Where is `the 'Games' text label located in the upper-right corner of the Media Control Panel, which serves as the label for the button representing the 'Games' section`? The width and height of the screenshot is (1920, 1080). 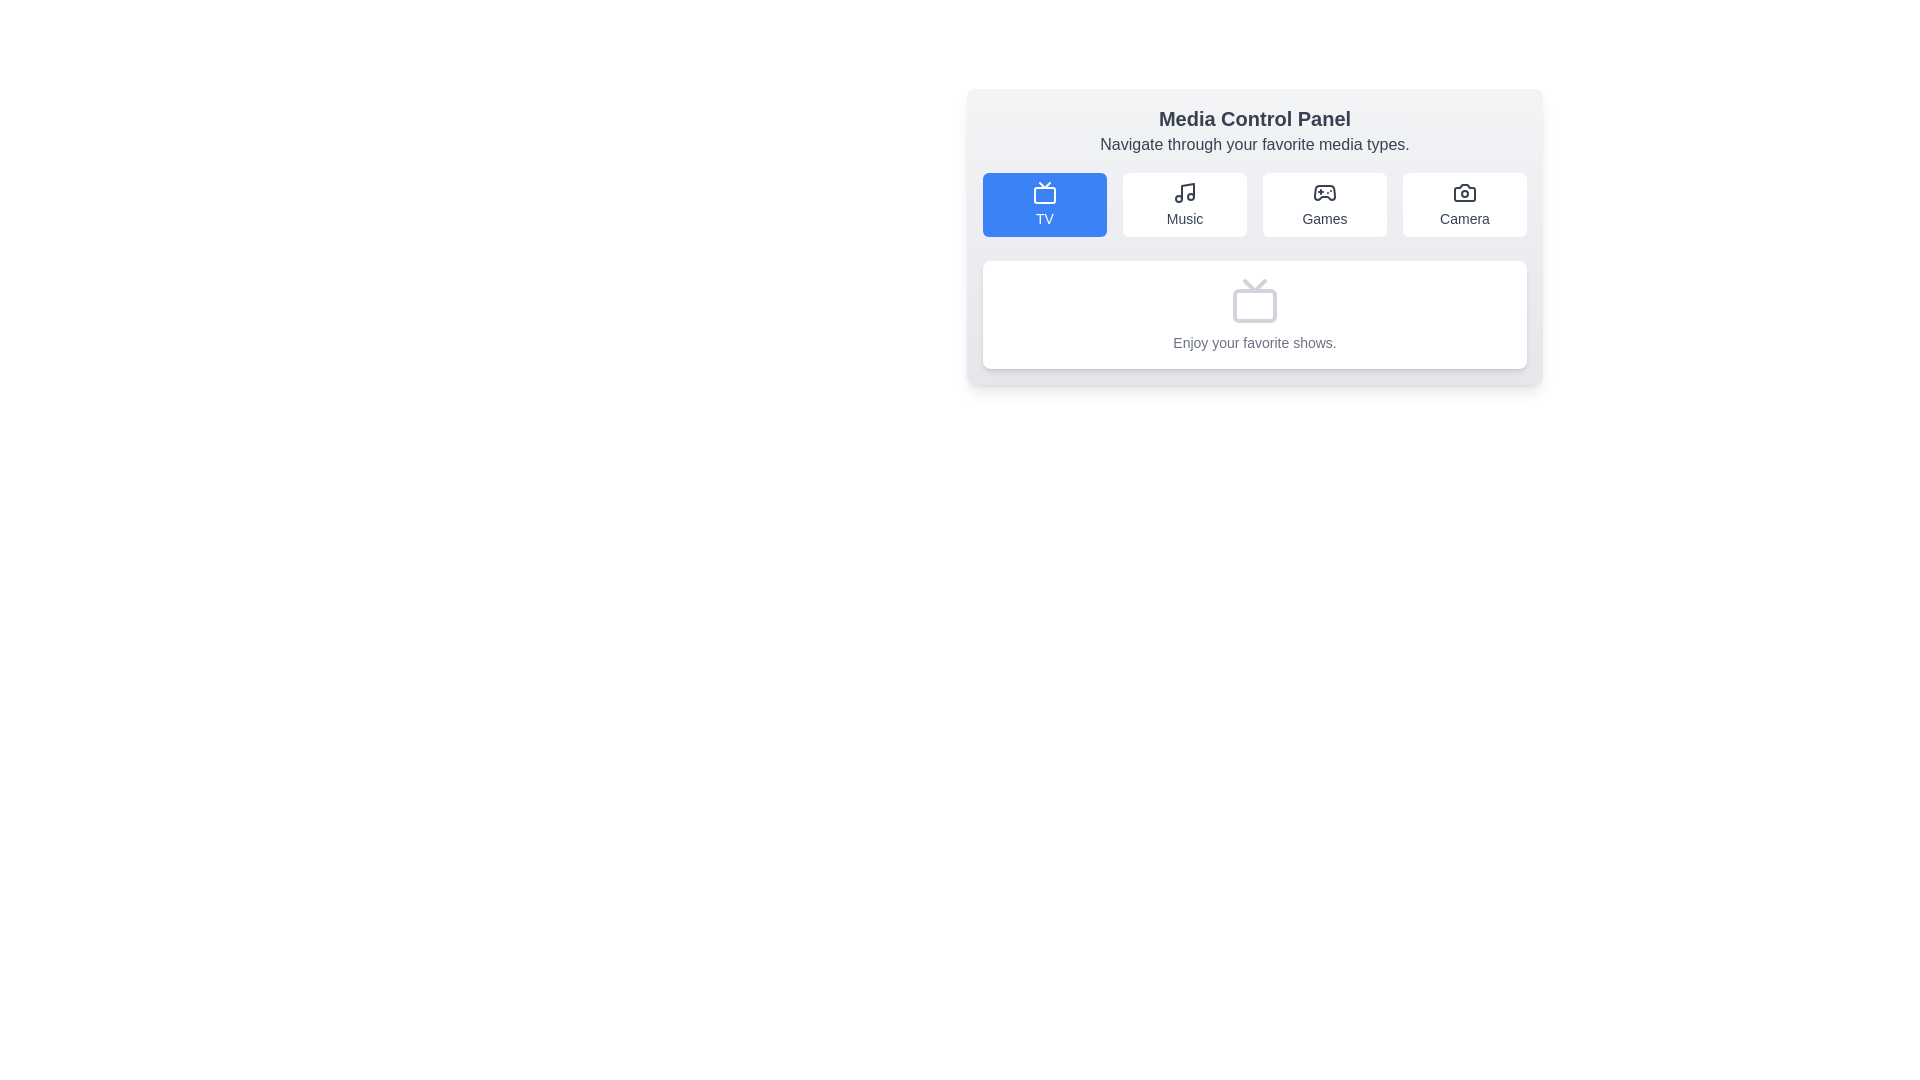
the 'Games' text label located in the upper-right corner of the Media Control Panel, which serves as the label for the button representing the 'Games' section is located at coordinates (1324, 219).